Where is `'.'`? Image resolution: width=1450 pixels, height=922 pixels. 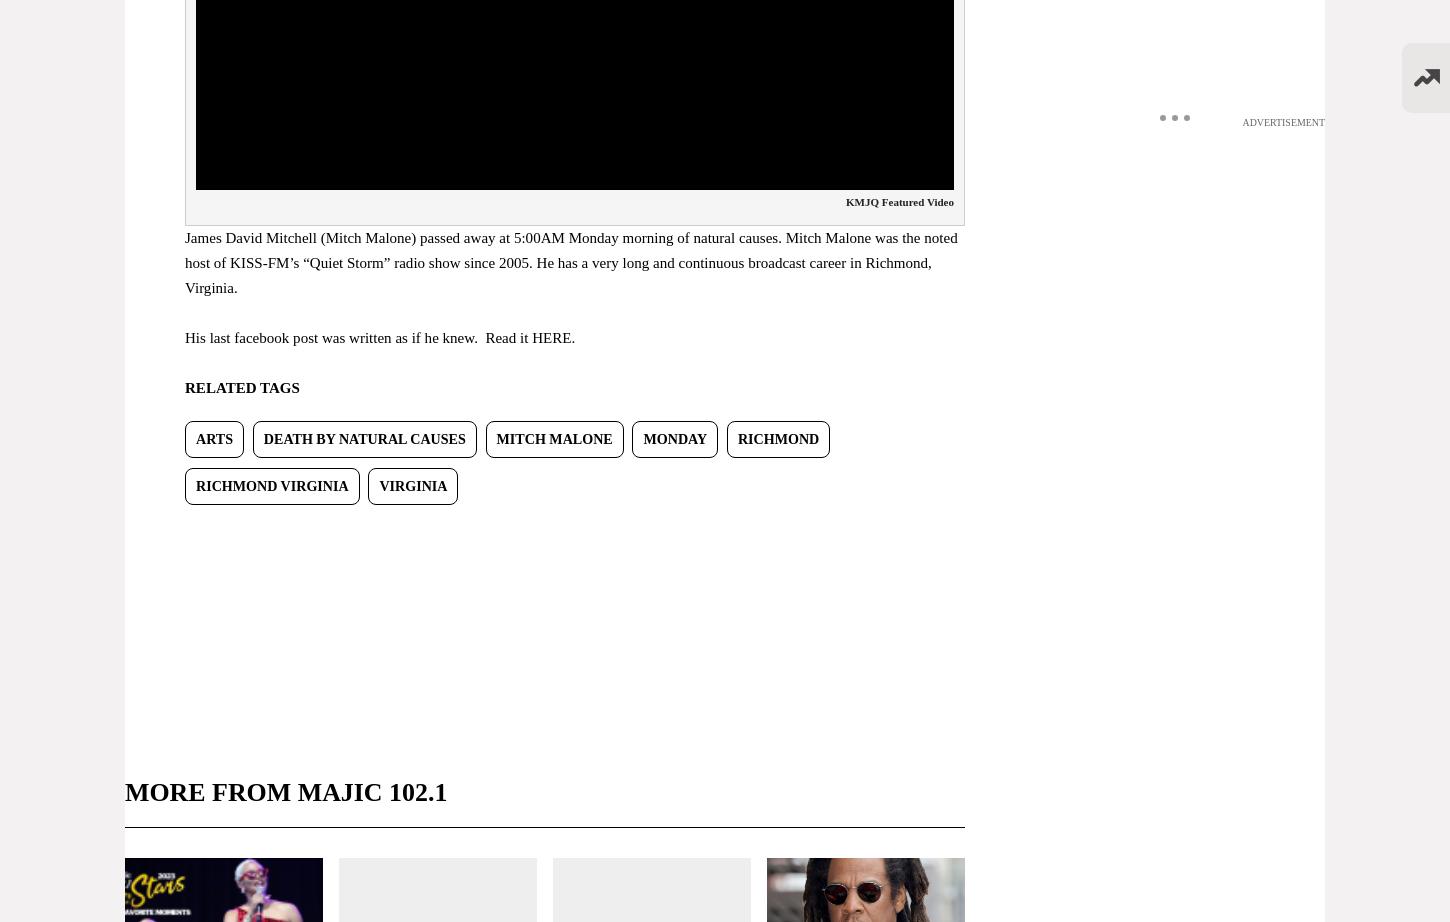
'.' is located at coordinates (573, 337).